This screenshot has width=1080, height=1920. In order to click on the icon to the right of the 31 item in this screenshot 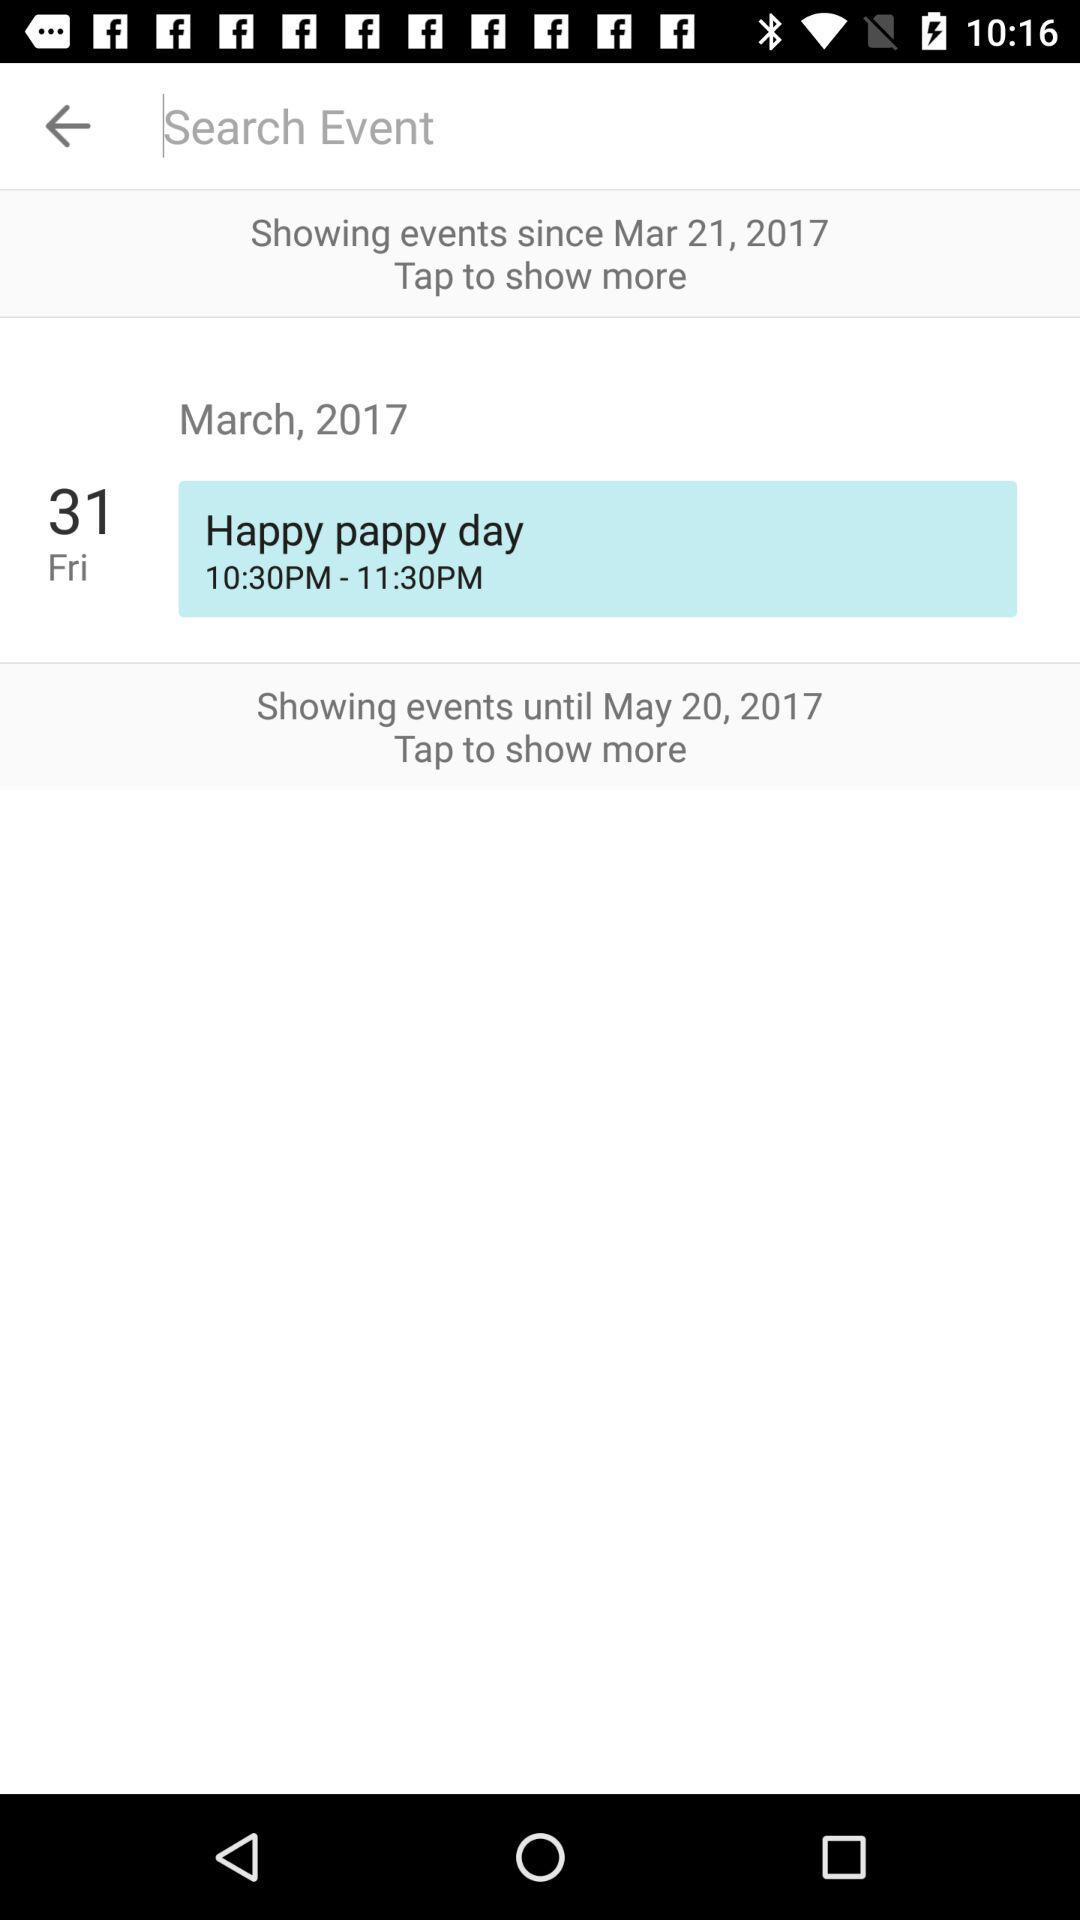, I will do `click(596, 575)`.